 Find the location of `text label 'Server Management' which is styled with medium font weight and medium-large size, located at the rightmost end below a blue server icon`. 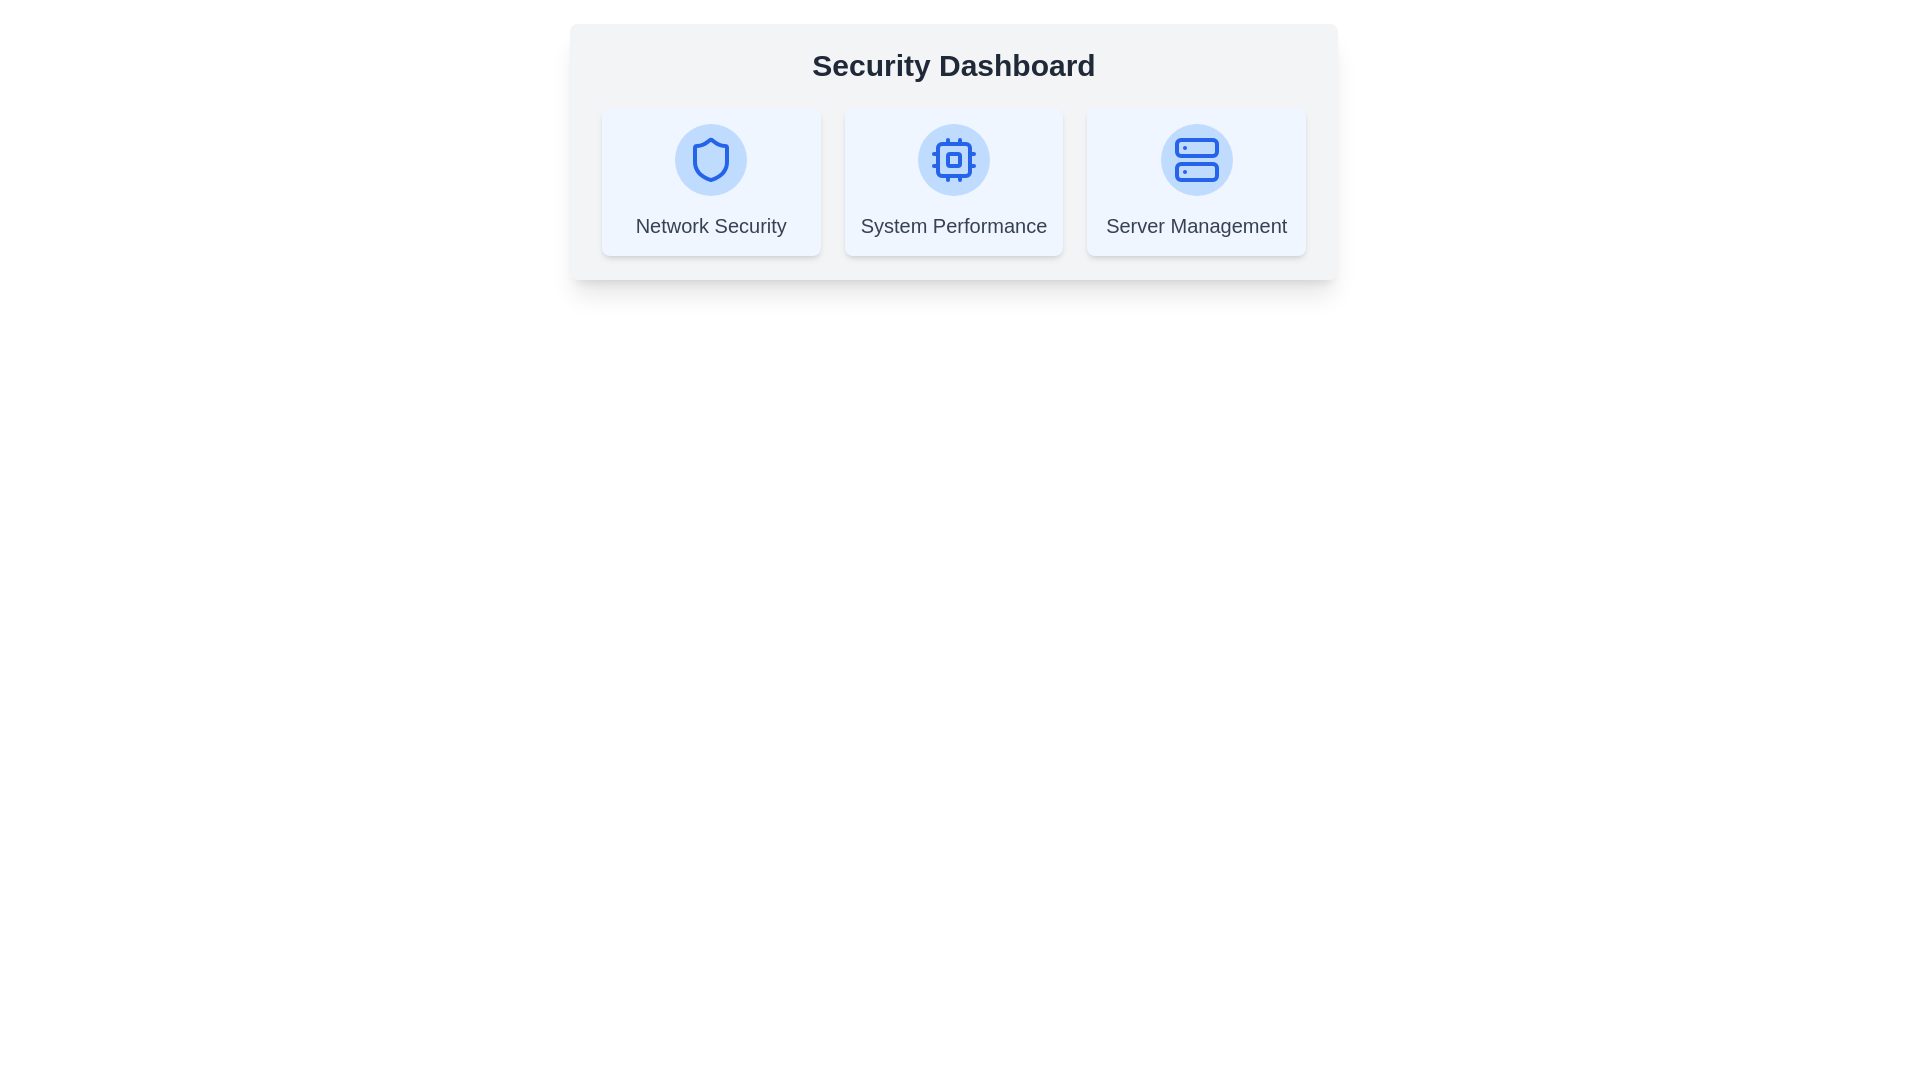

text label 'Server Management' which is styled with medium font weight and medium-large size, located at the rightmost end below a blue server icon is located at coordinates (1196, 225).